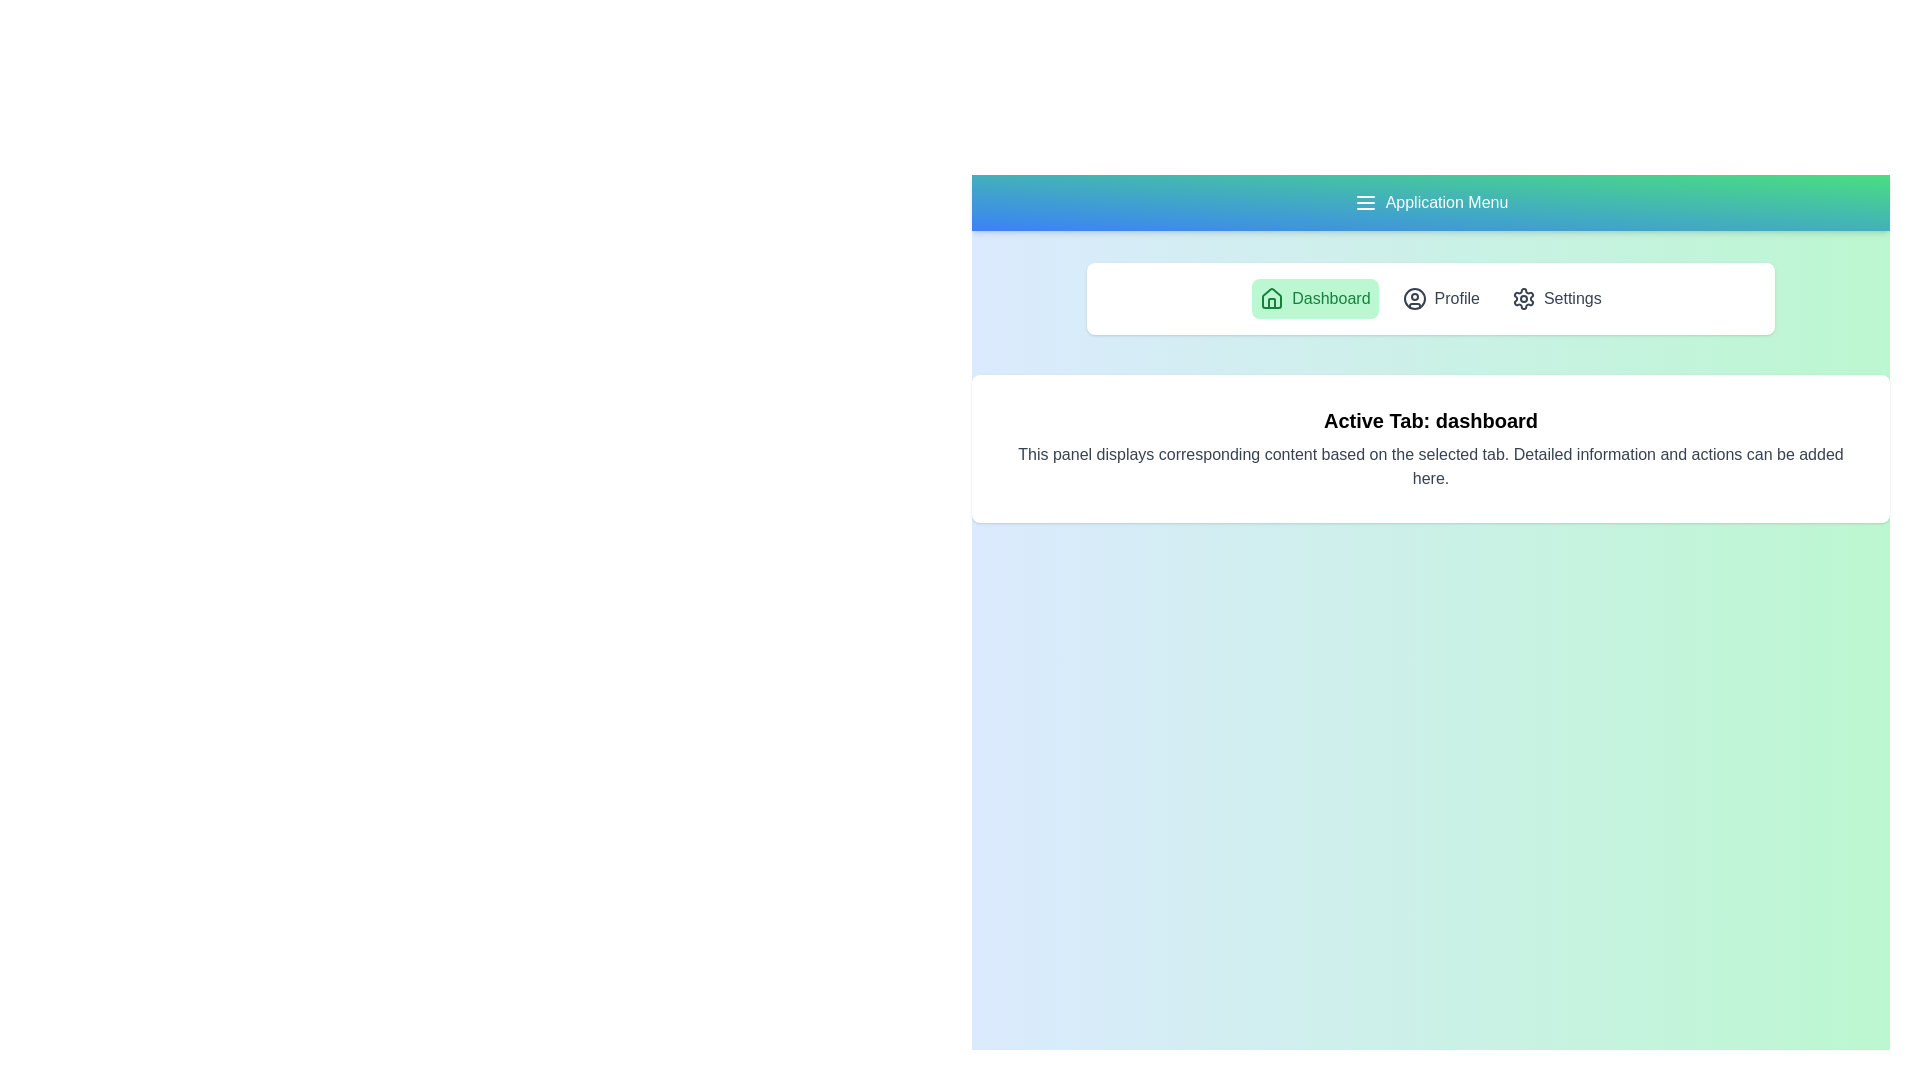 This screenshot has width=1920, height=1080. Describe the element at coordinates (1441, 299) in the screenshot. I see `the tab labeled Profile to observe its hover effect` at that location.